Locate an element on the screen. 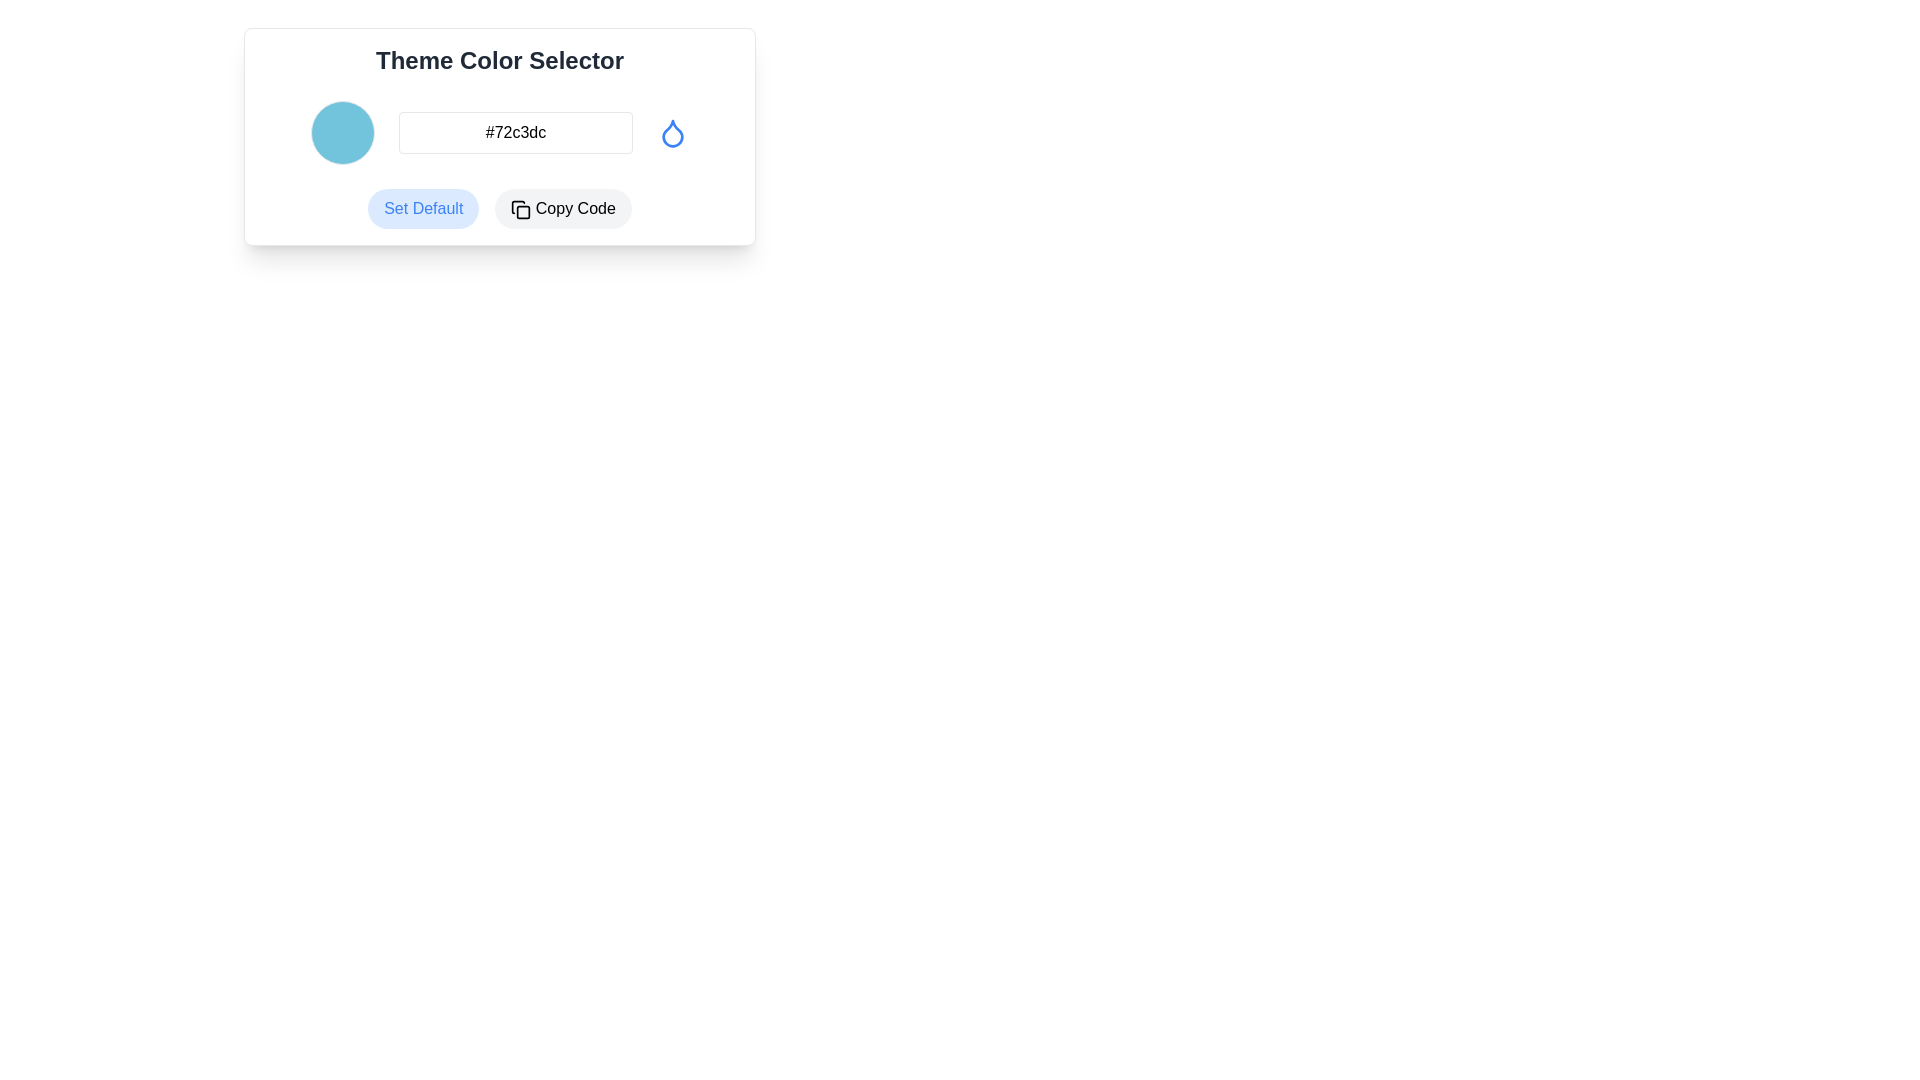 The height and width of the screenshot is (1080, 1920). the icon within the 'Copy Code' button is located at coordinates (523, 212).